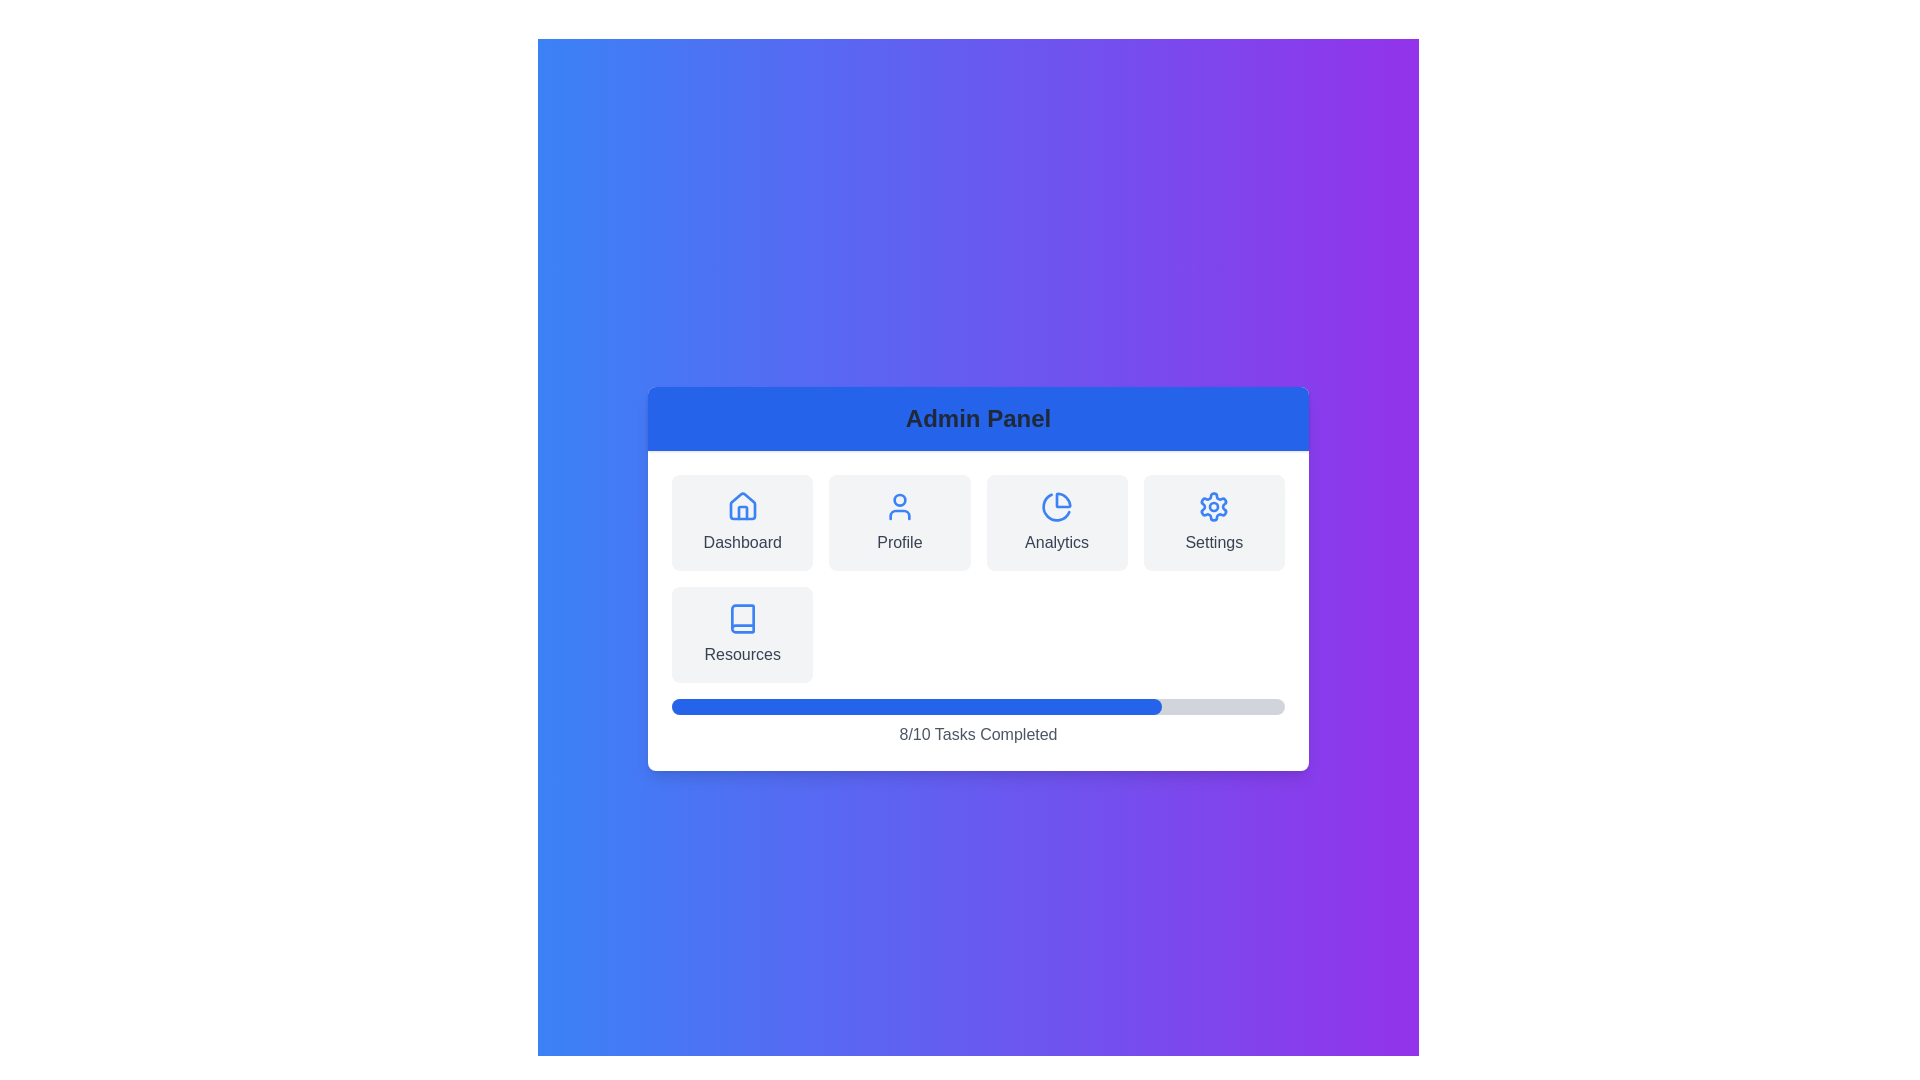 The image size is (1920, 1080). Describe the element at coordinates (1056, 522) in the screenshot. I see `the menu option Analytics to observe its hover effect` at that location.